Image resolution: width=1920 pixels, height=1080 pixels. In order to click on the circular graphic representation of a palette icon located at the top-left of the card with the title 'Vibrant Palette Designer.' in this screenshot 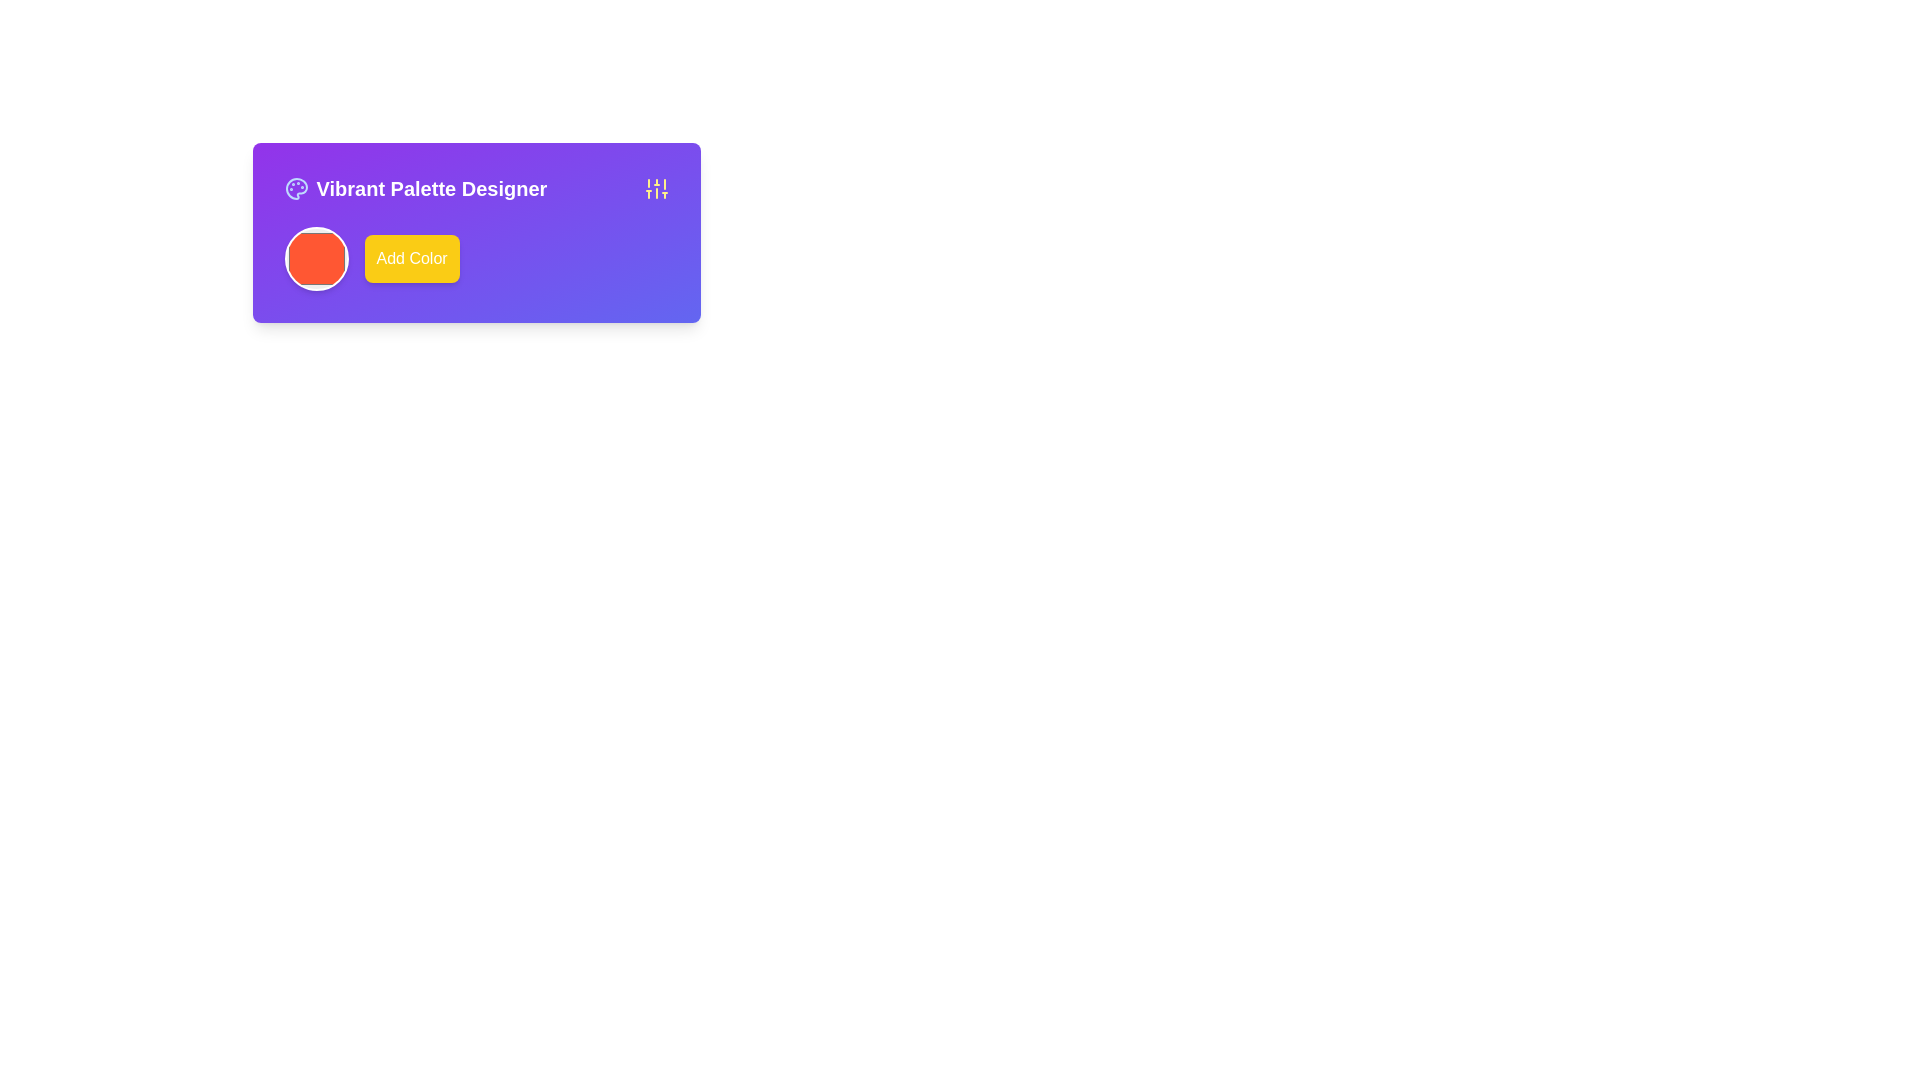, I will do `click(295, 189)`.